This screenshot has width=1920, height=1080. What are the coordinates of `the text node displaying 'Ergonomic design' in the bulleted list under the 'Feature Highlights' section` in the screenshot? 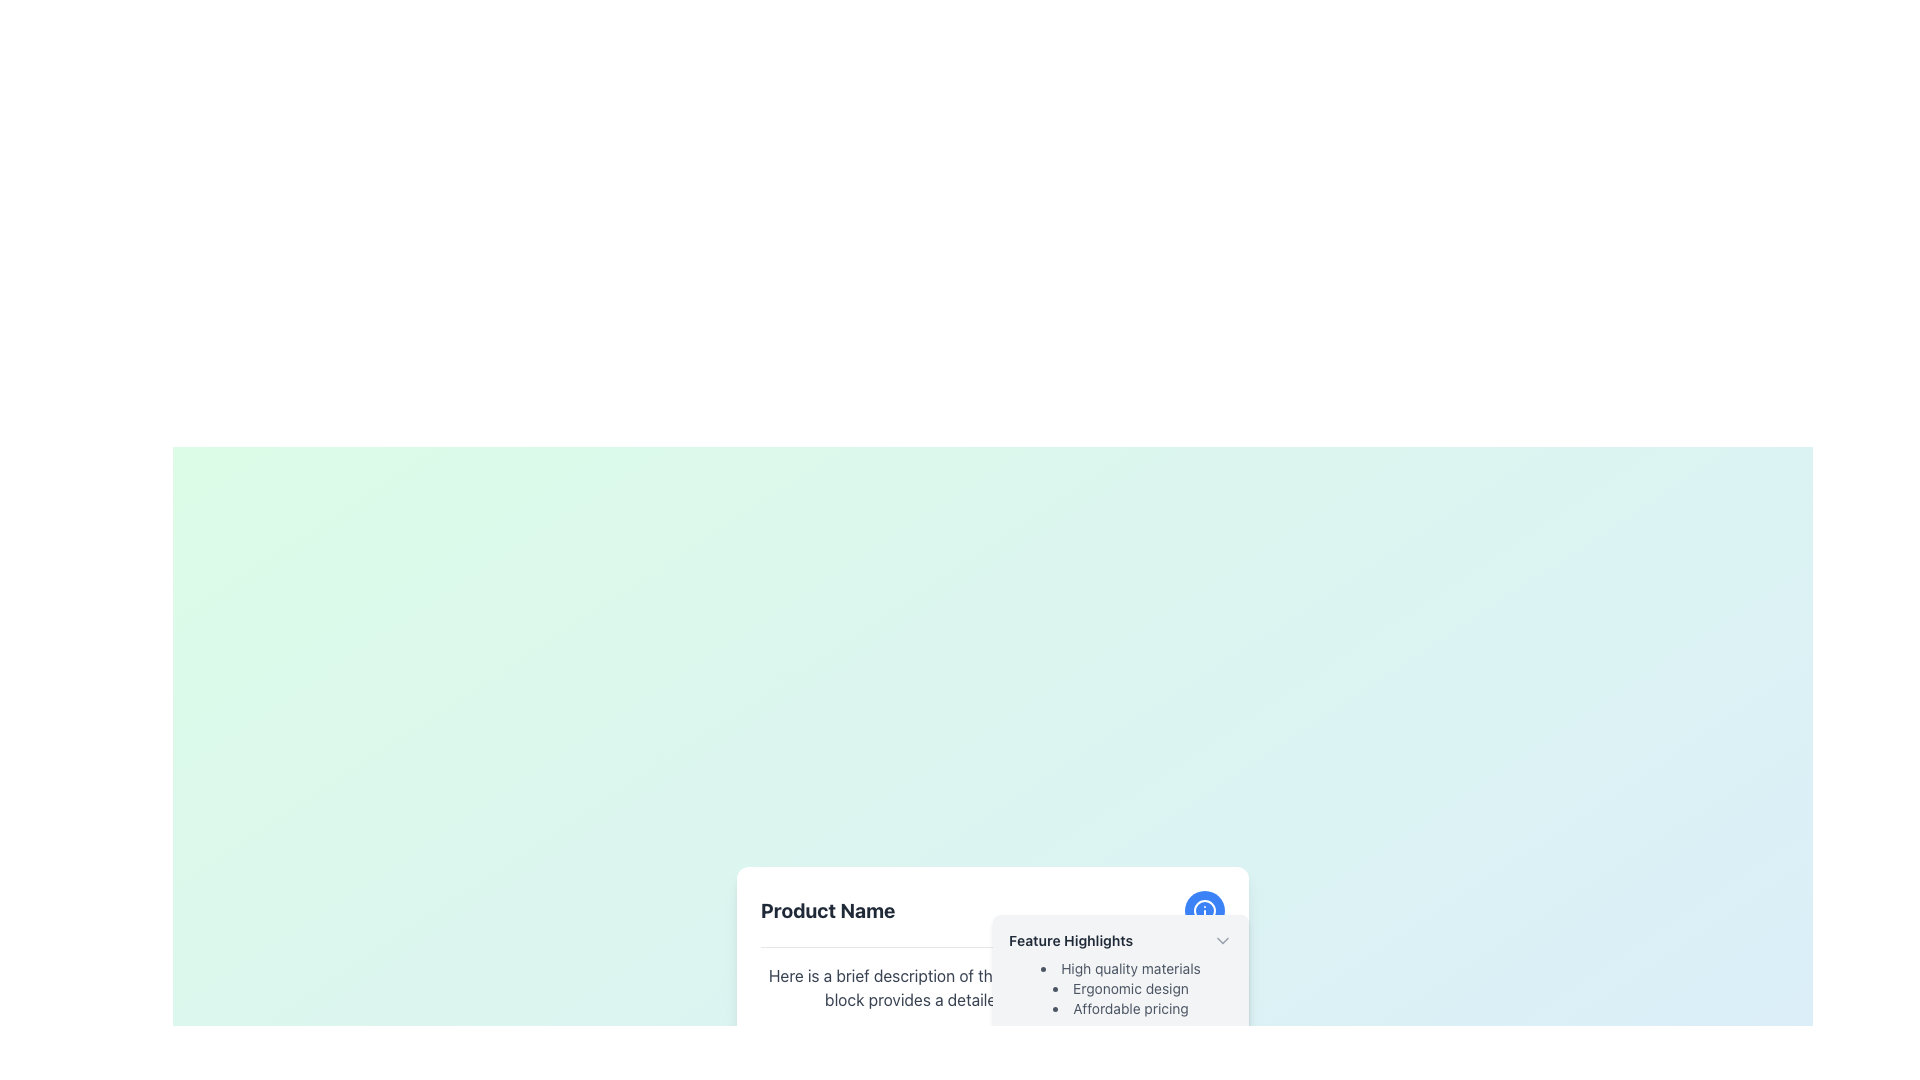 It's located at (1121, 987).